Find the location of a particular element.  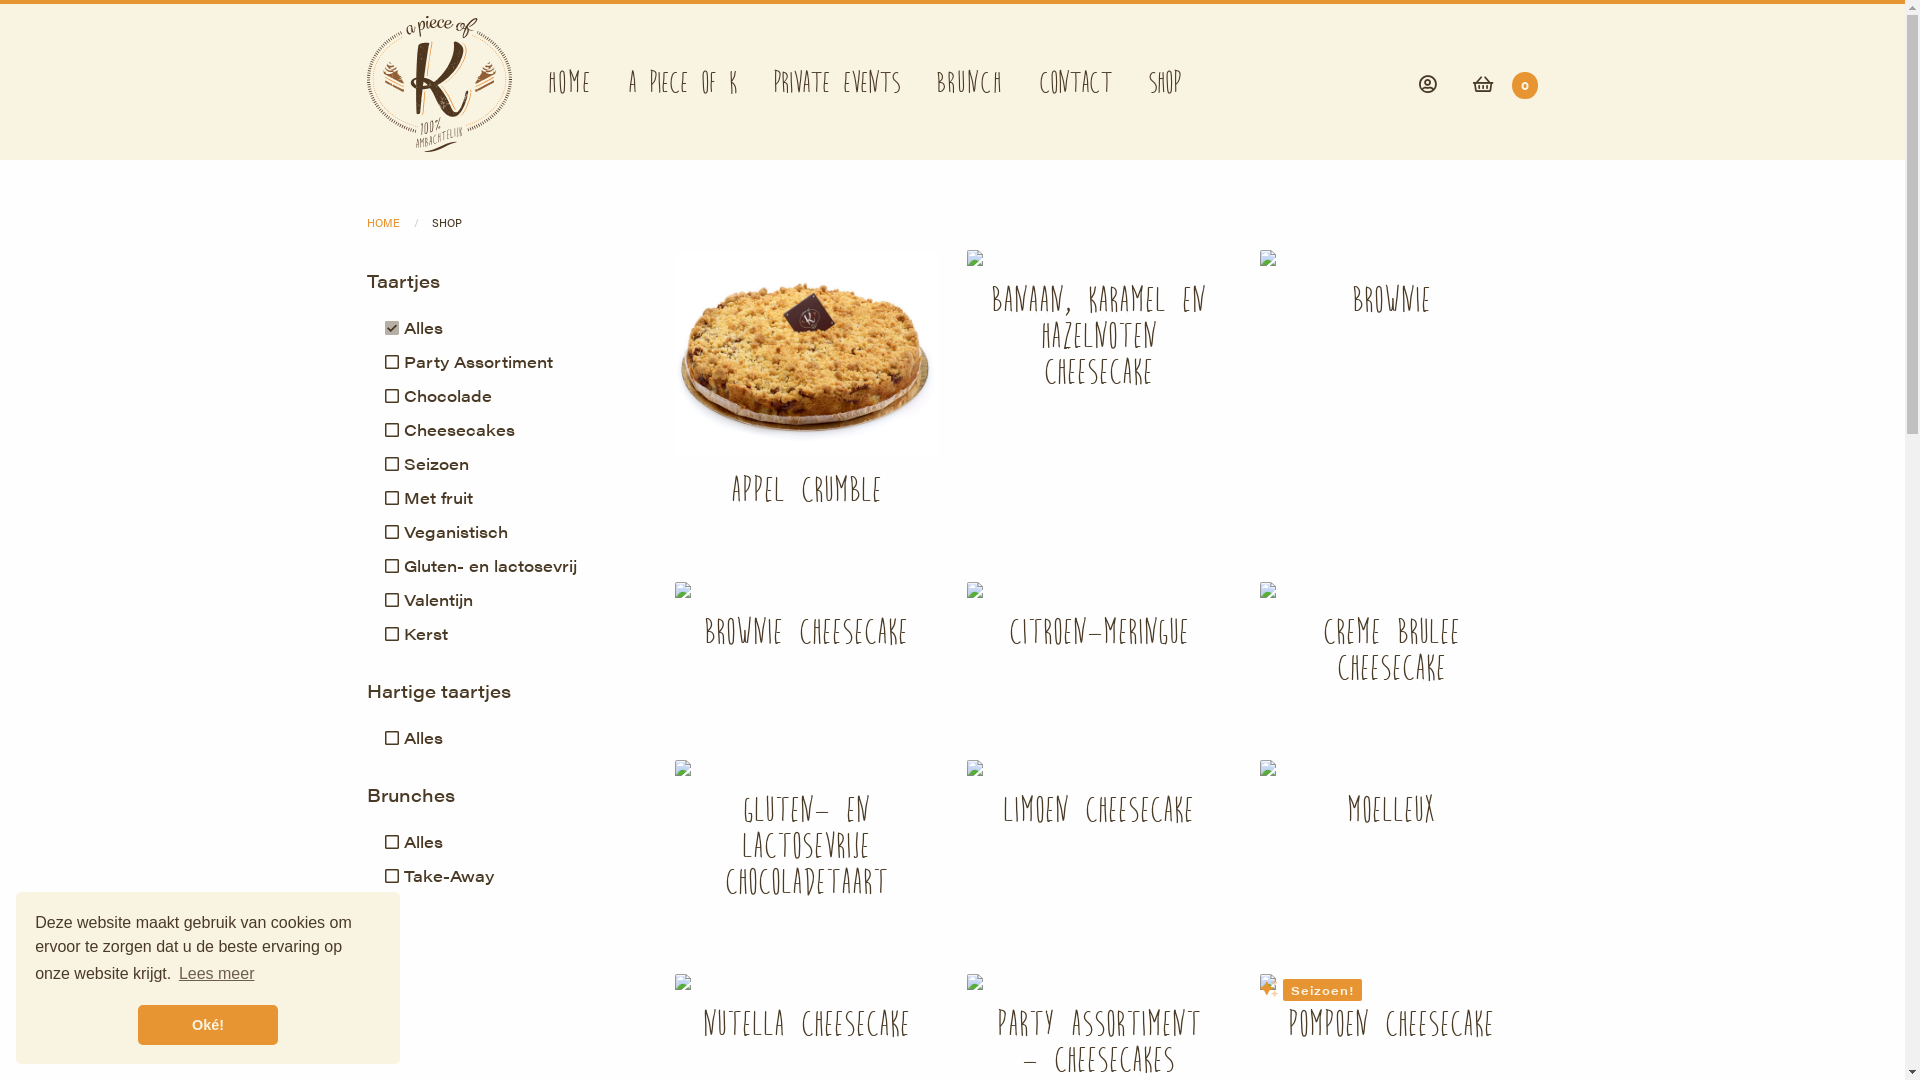

'Veganistisch' is located at coordinates (513, 531).